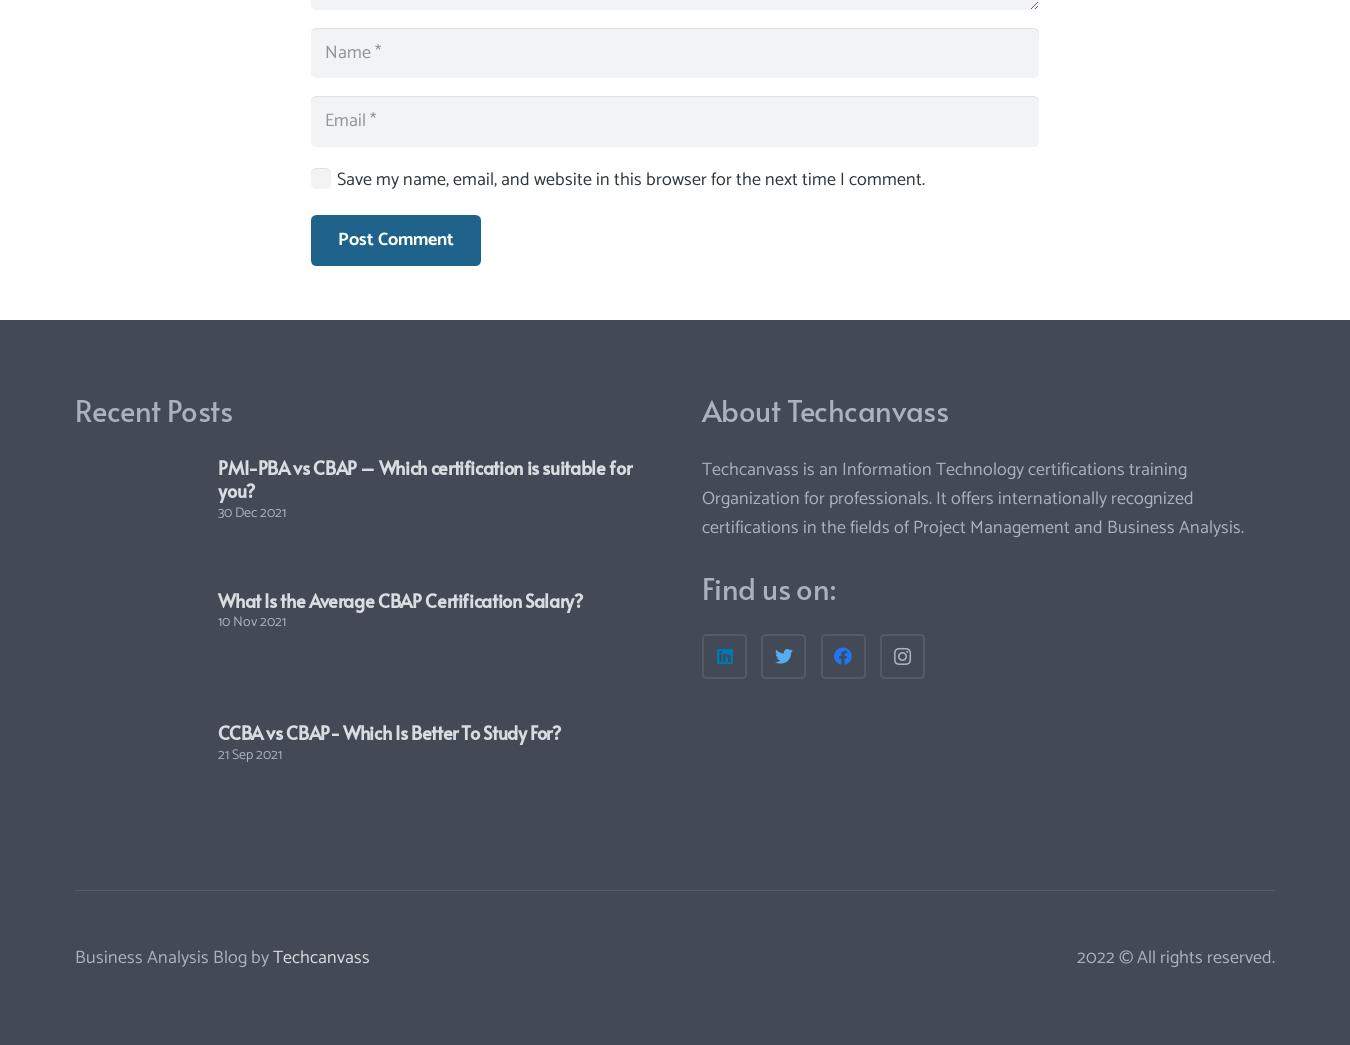  What do you see at coordinates (249, 753) in the screenshot?
I see `'21 Sep 2021'` at bounding box center [249, 753].